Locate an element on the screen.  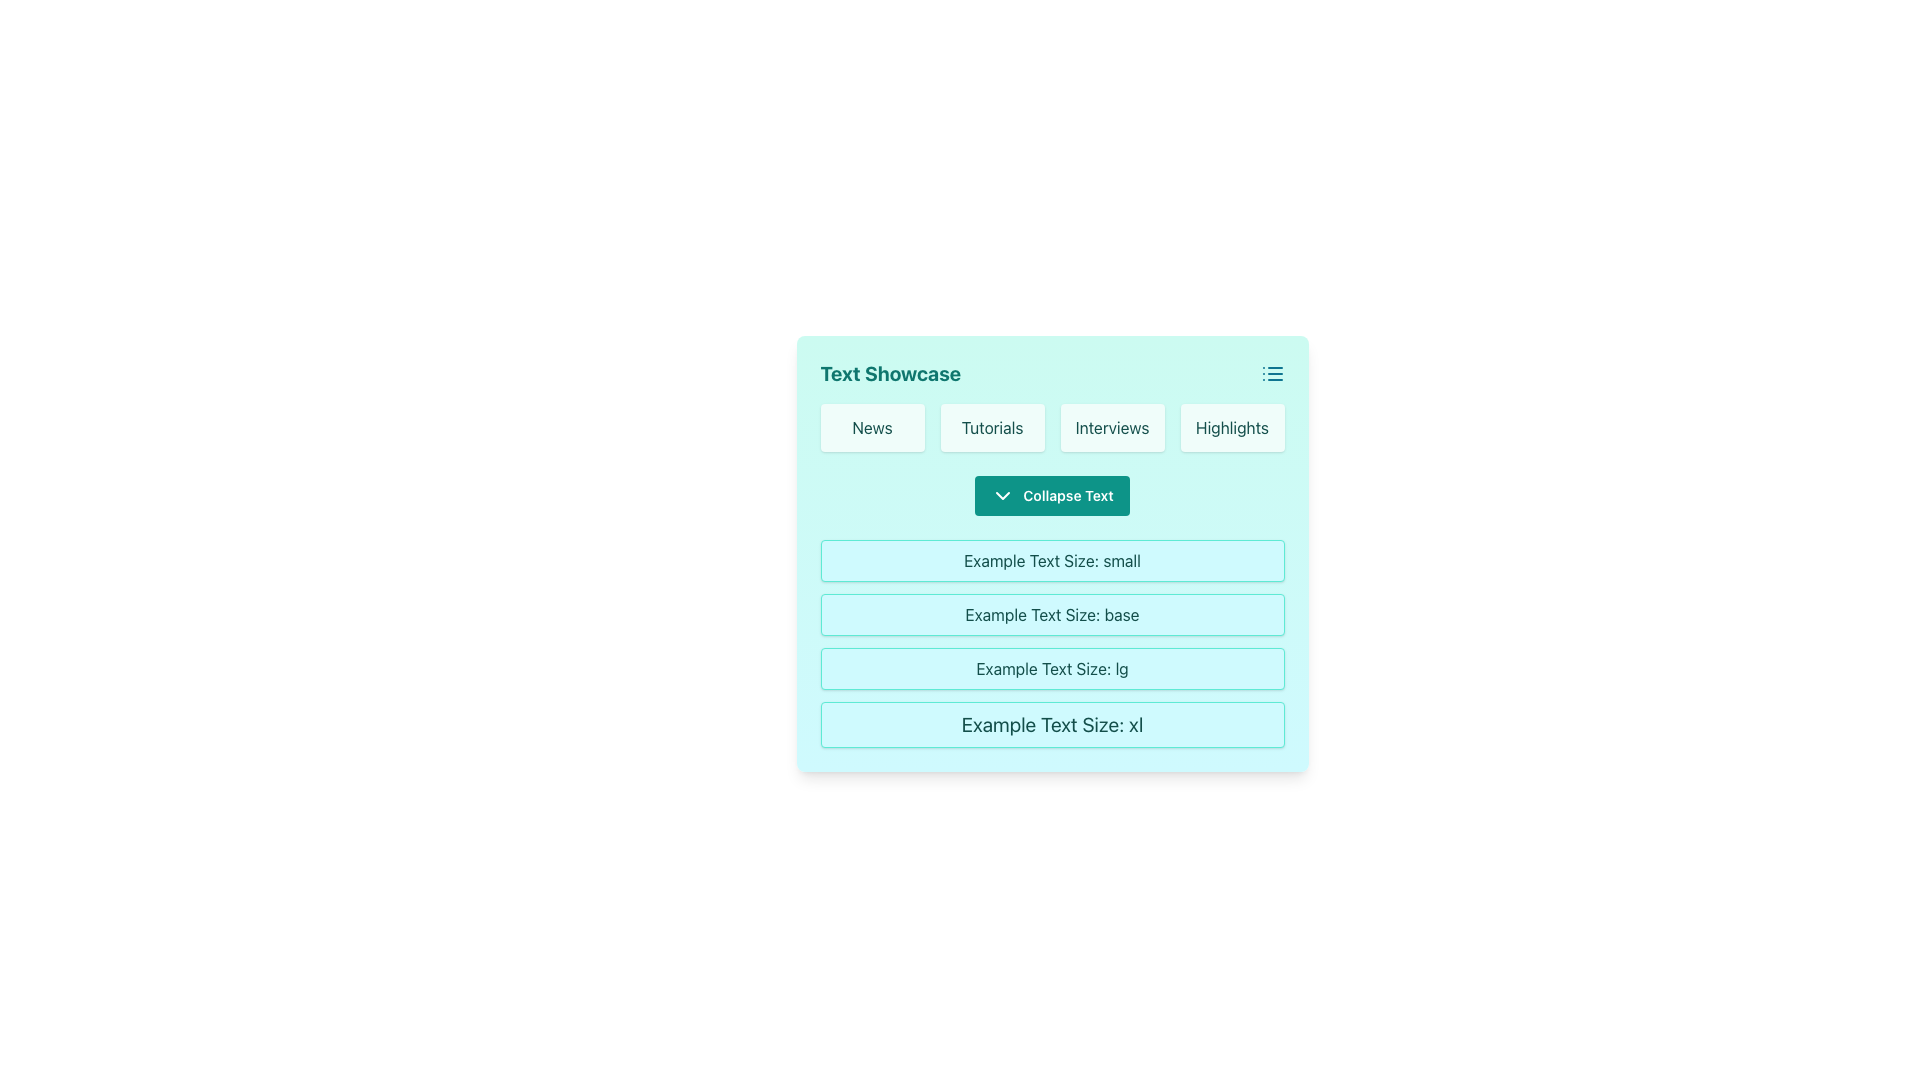
the fourth Text Display Component that shows text information with size 'xl', located at the bottom of a vertical stack of similar components is located at coordinates (1051, 725).